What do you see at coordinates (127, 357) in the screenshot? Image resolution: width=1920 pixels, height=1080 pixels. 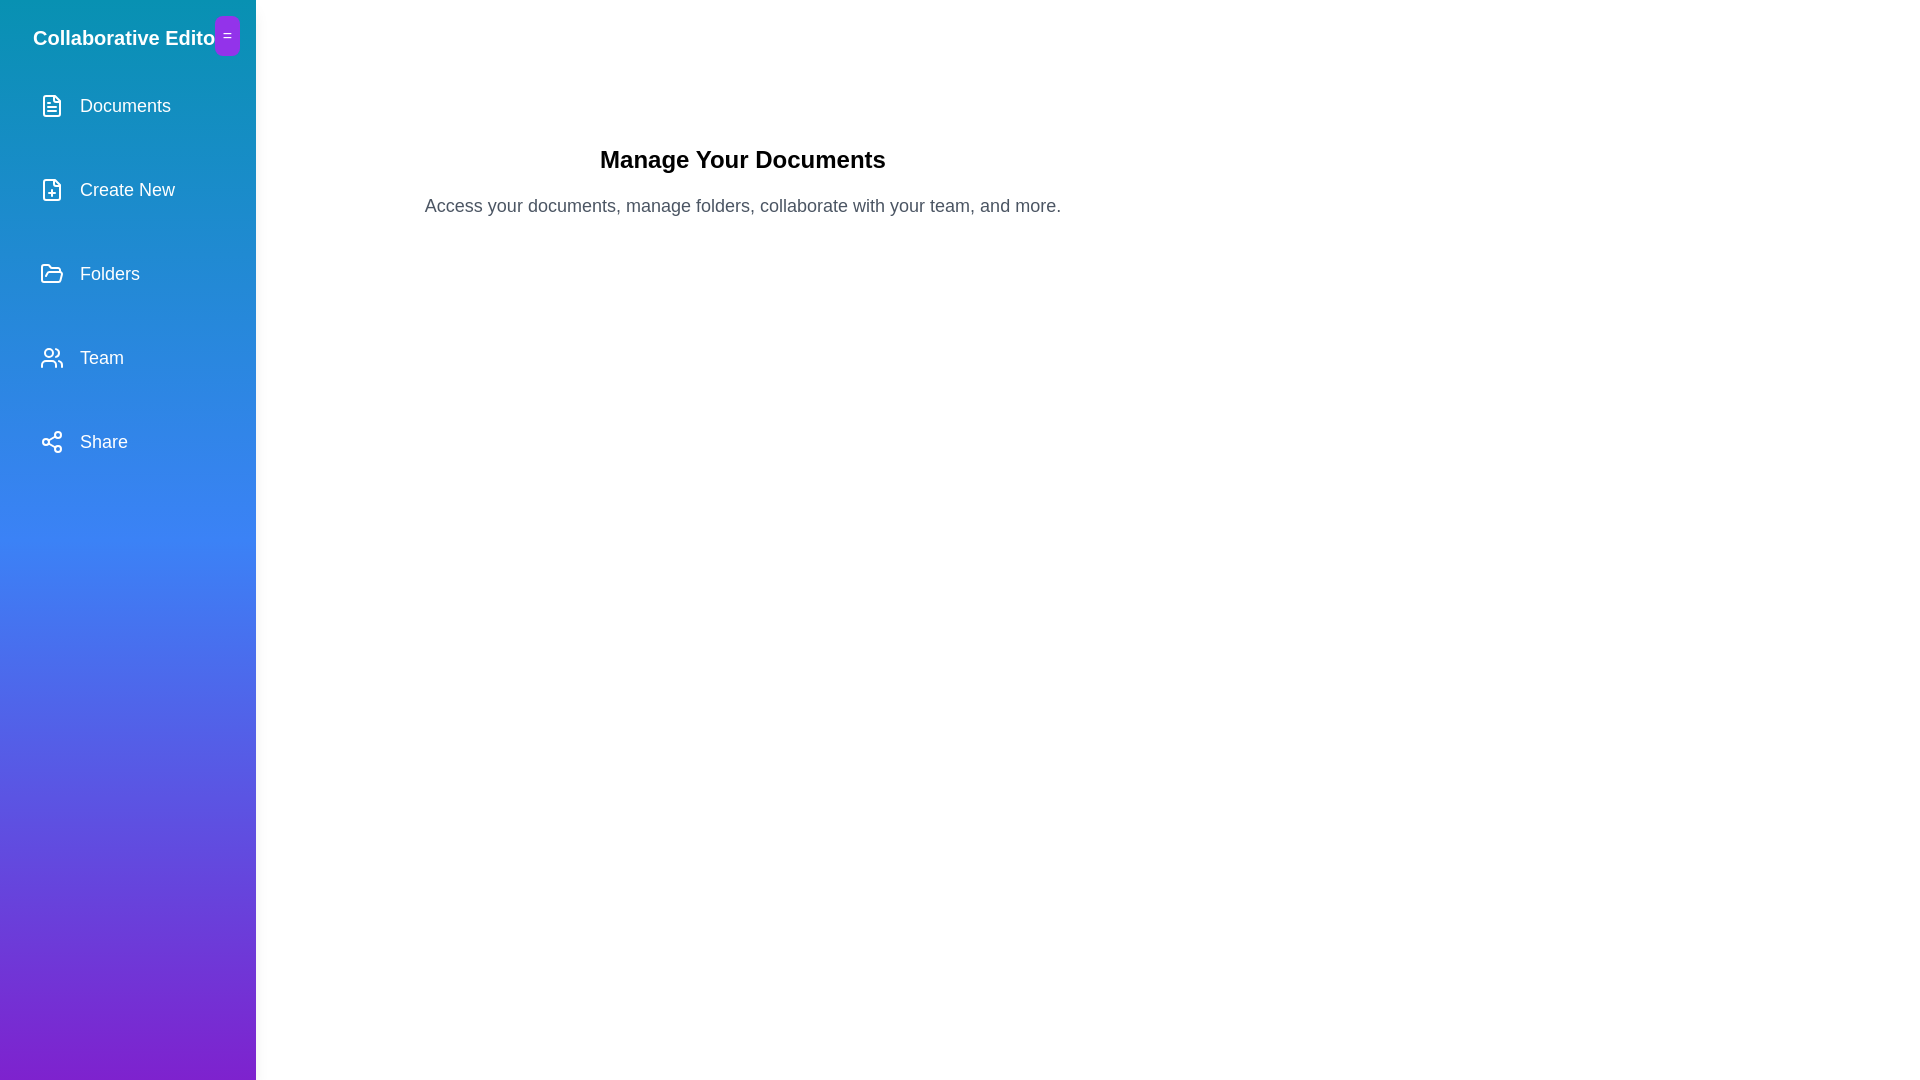 I see `the menu item labeled Team from the drawer` at bounding box center [127, 357].